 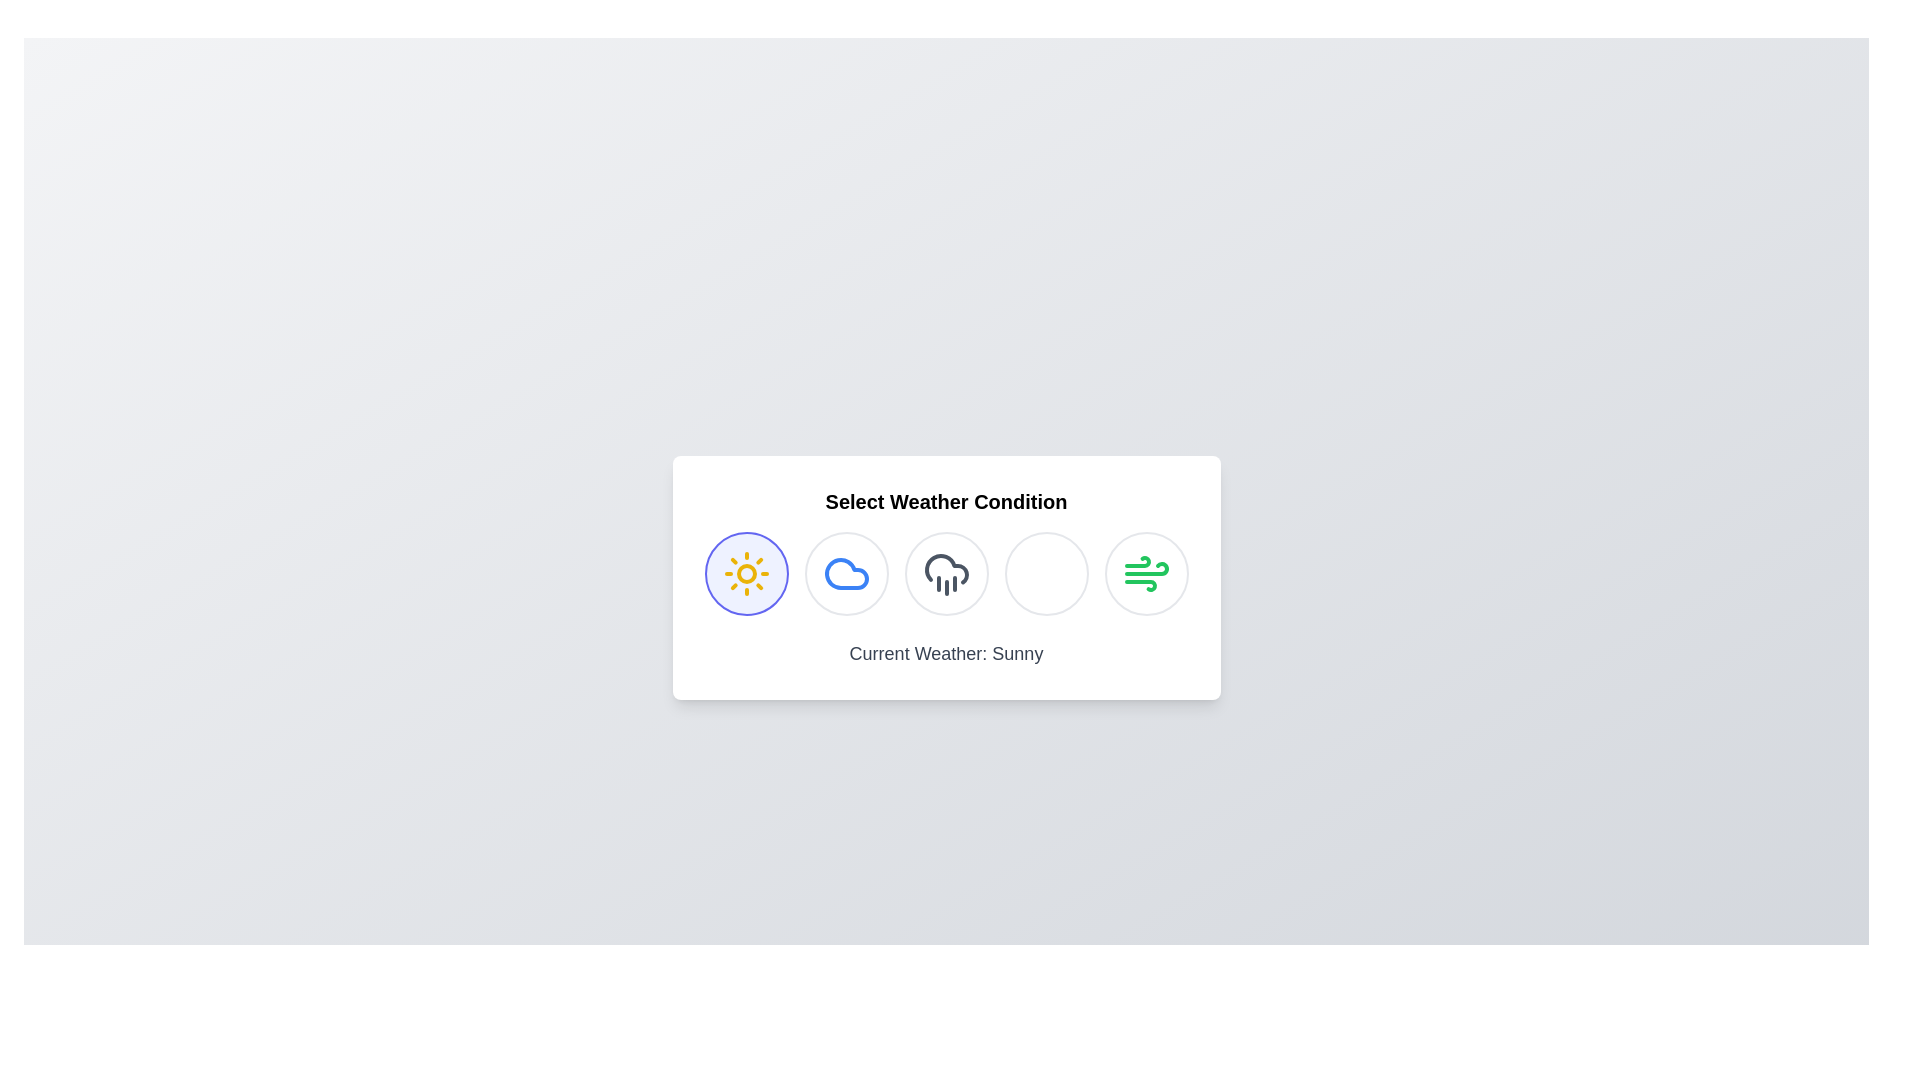 I want to click on the green-stroked wind icon curve, which is the bottom component of the weather-related icon group located on the rightmost side of the interface, so click(x=1140, y=585).